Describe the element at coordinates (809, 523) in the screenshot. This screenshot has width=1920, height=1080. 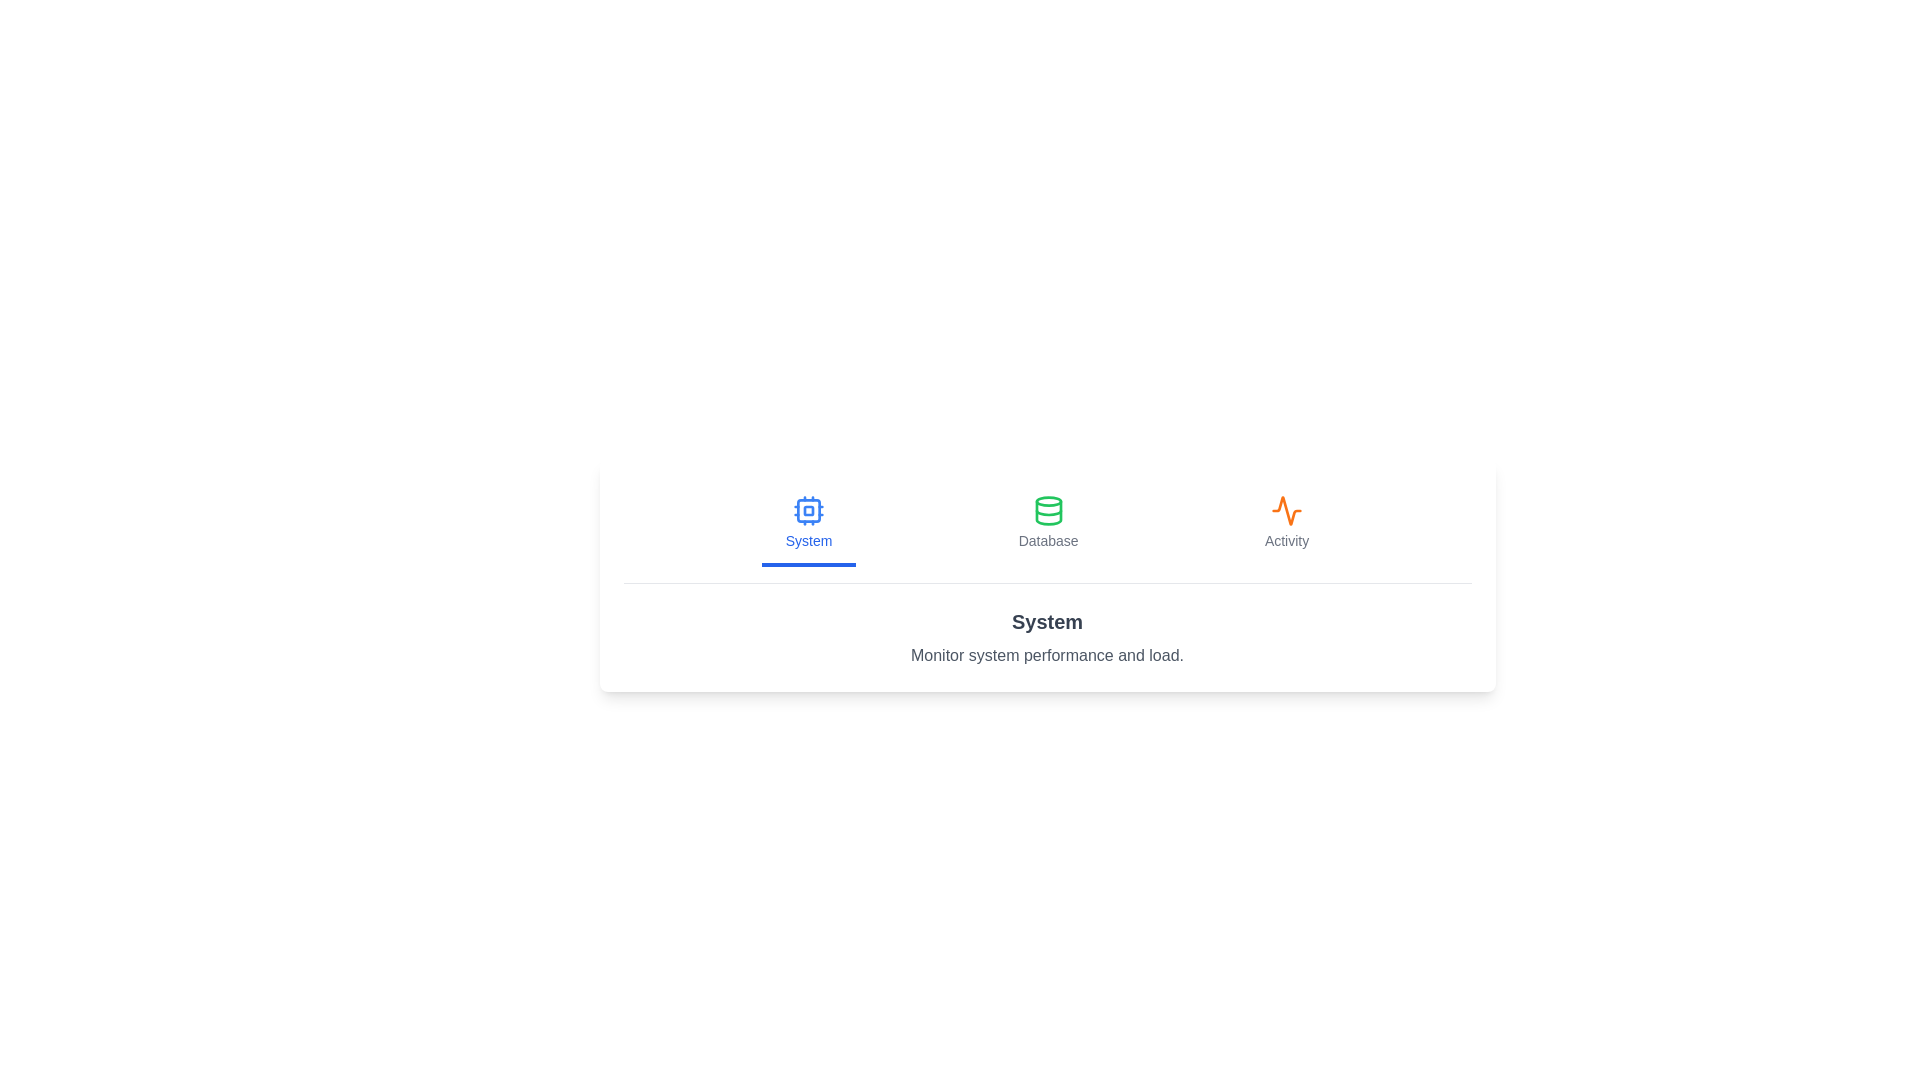
I see `the tab navigation button labeled System` at that location.